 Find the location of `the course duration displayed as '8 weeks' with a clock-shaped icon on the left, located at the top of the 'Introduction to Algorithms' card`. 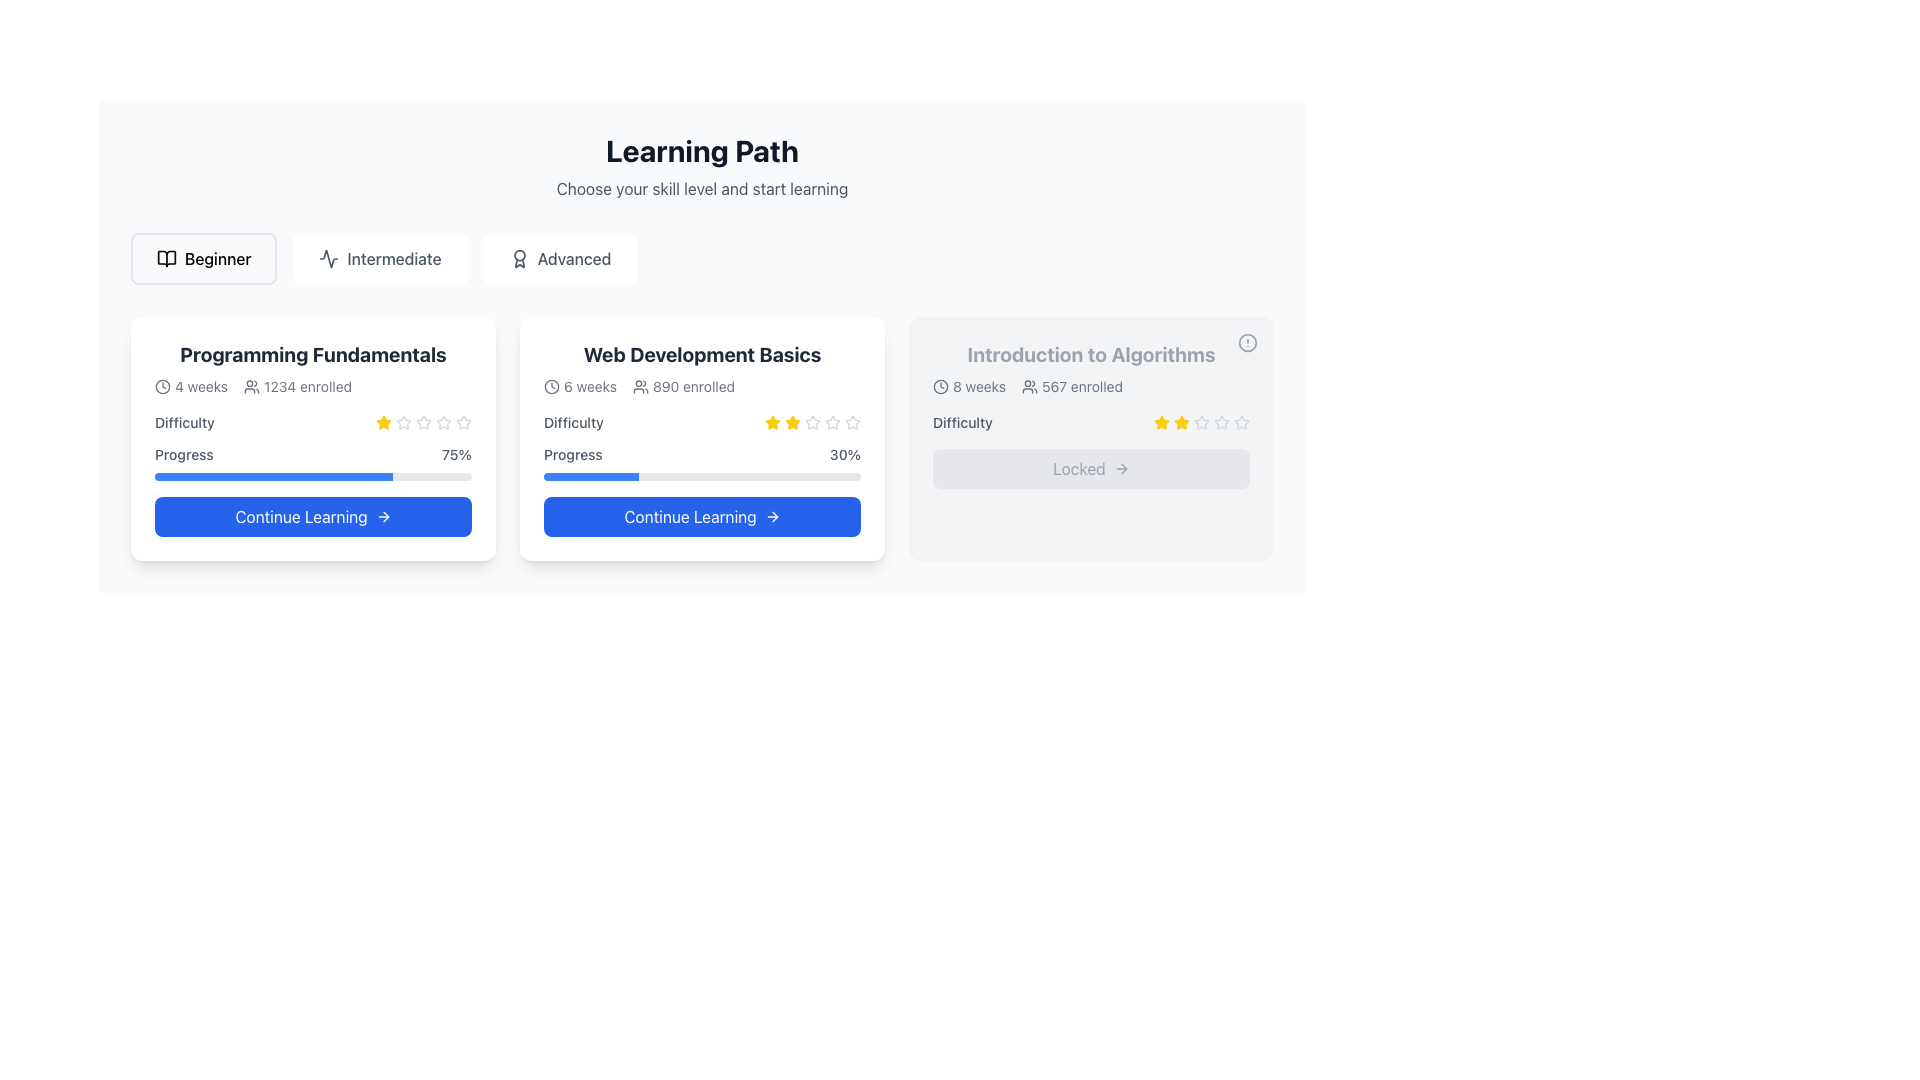

the course duration displayed as '8 weeks' with a clock-shaped icon on the left, located at the top of the 'Introduction to Algorithms' card is located at coordinates (969, 386).